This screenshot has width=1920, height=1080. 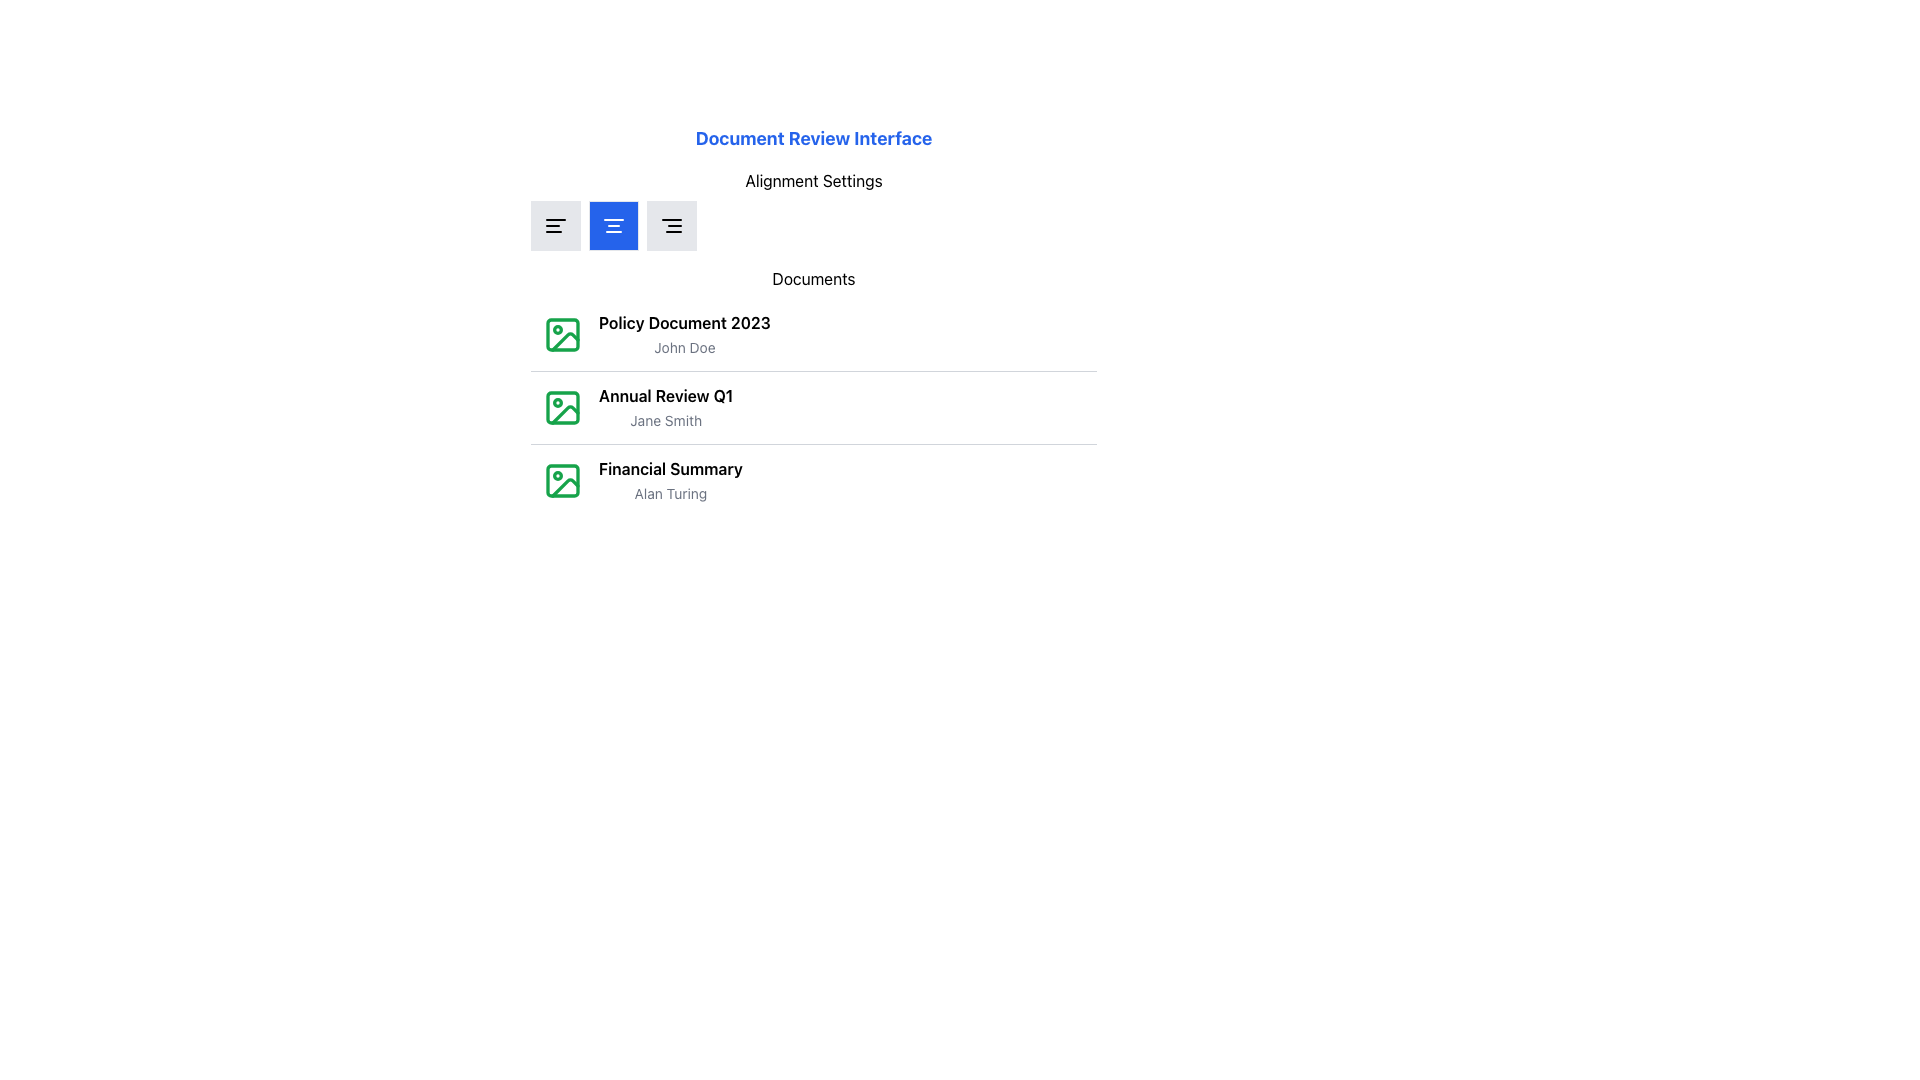 What do you see at coordinates (561, 334) in the screenshot?
I see `the icon that visually identifies the document entry titled 'Policy Document 2023' by John Doe, which is the first visual element in the horizontal row of the list` at bounding box center [561, 334].